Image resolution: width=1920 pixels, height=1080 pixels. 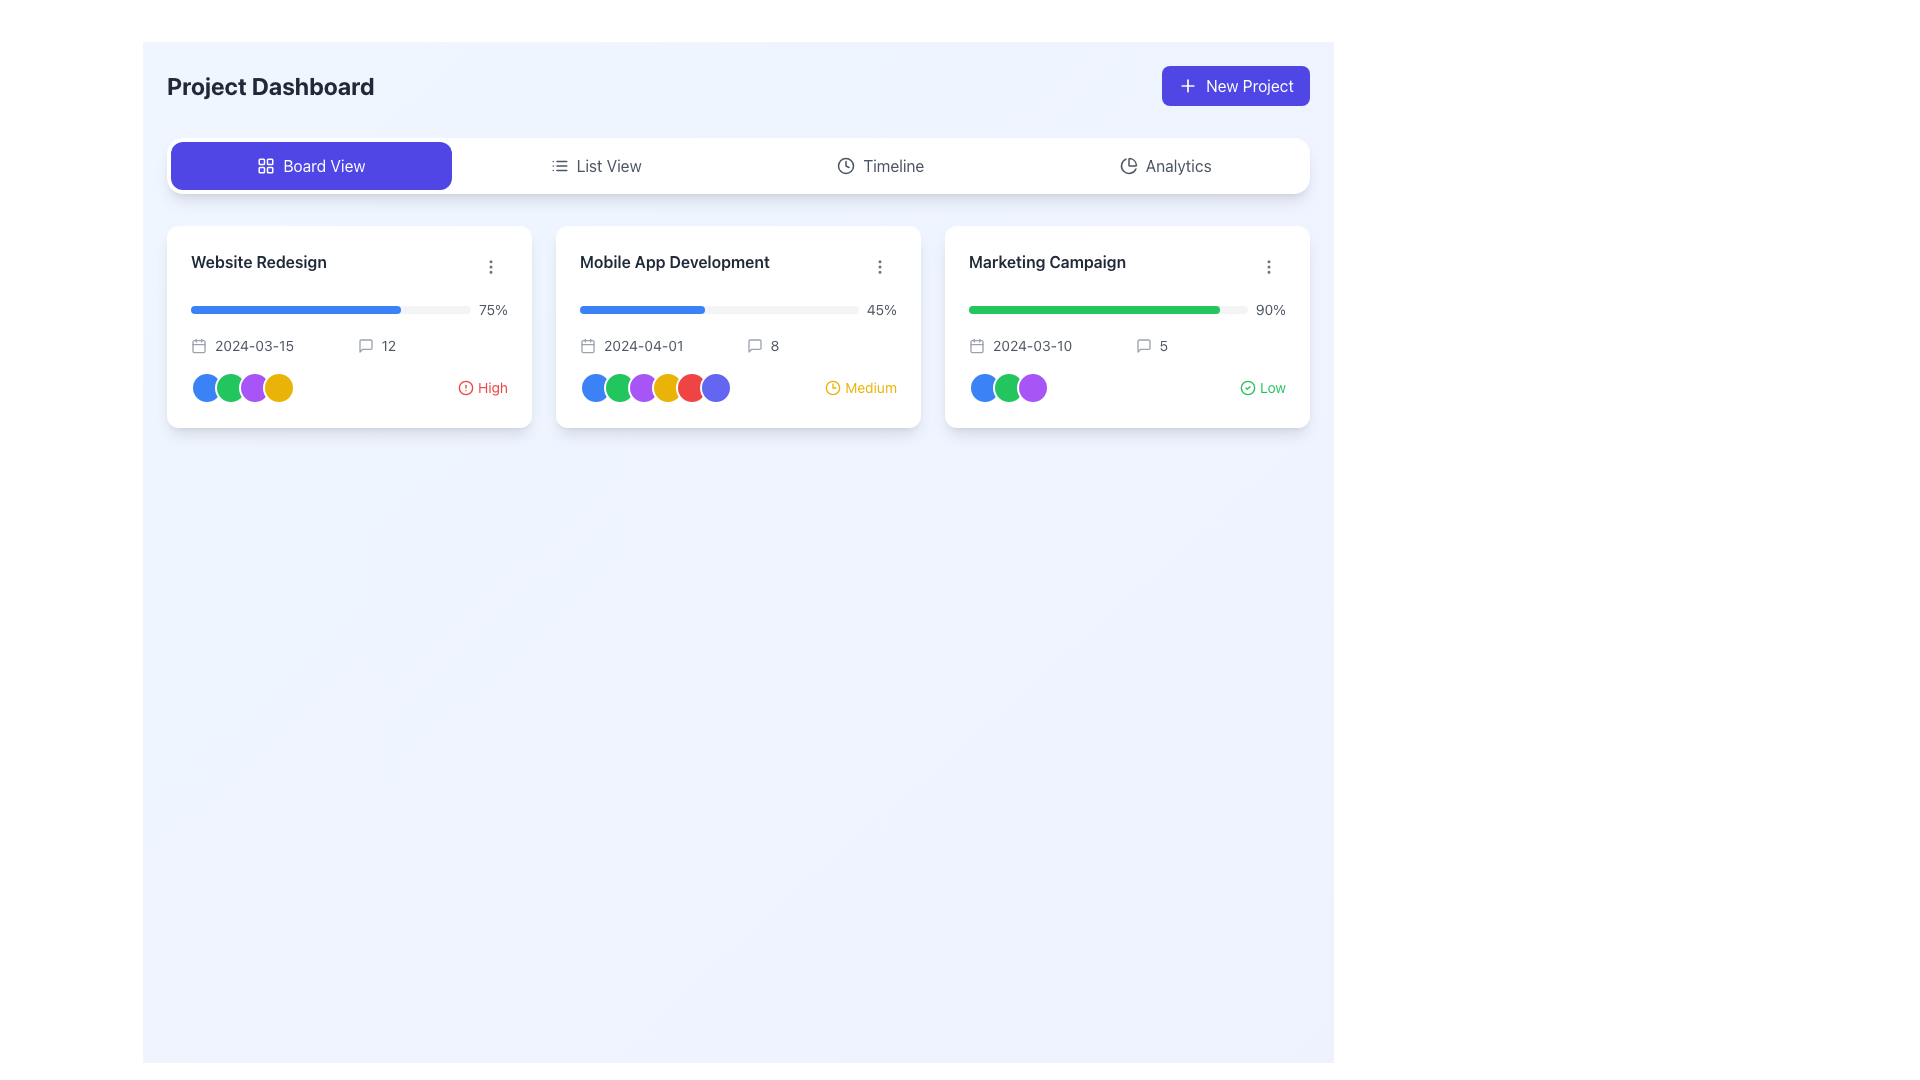 I want to click on the 'Medium' text label, which is styled in a small yellow font and located within the 'Mobile App Development' card, to the right of a clock icon, so click(x=871, y=388).